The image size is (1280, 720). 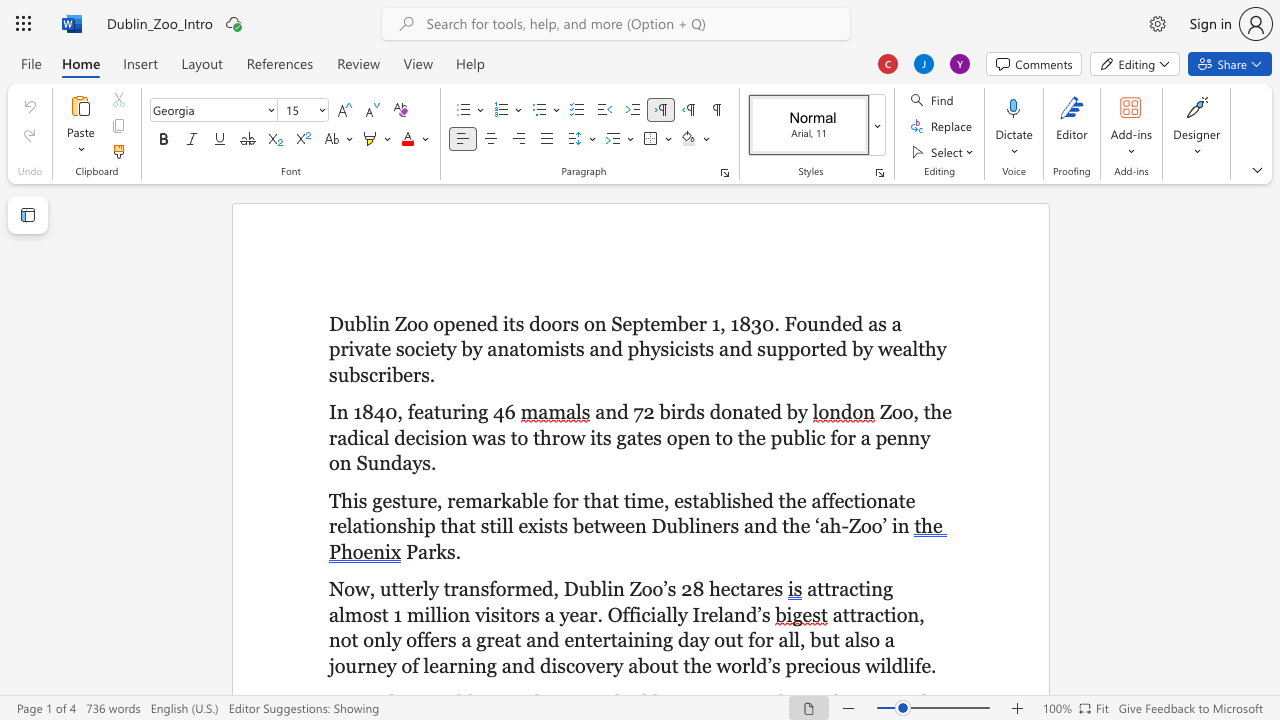 What do you see at coordinates (645, 499) in the screenshot?
I see `the 2th character "m" in the text` at bounding box center [645, 499].